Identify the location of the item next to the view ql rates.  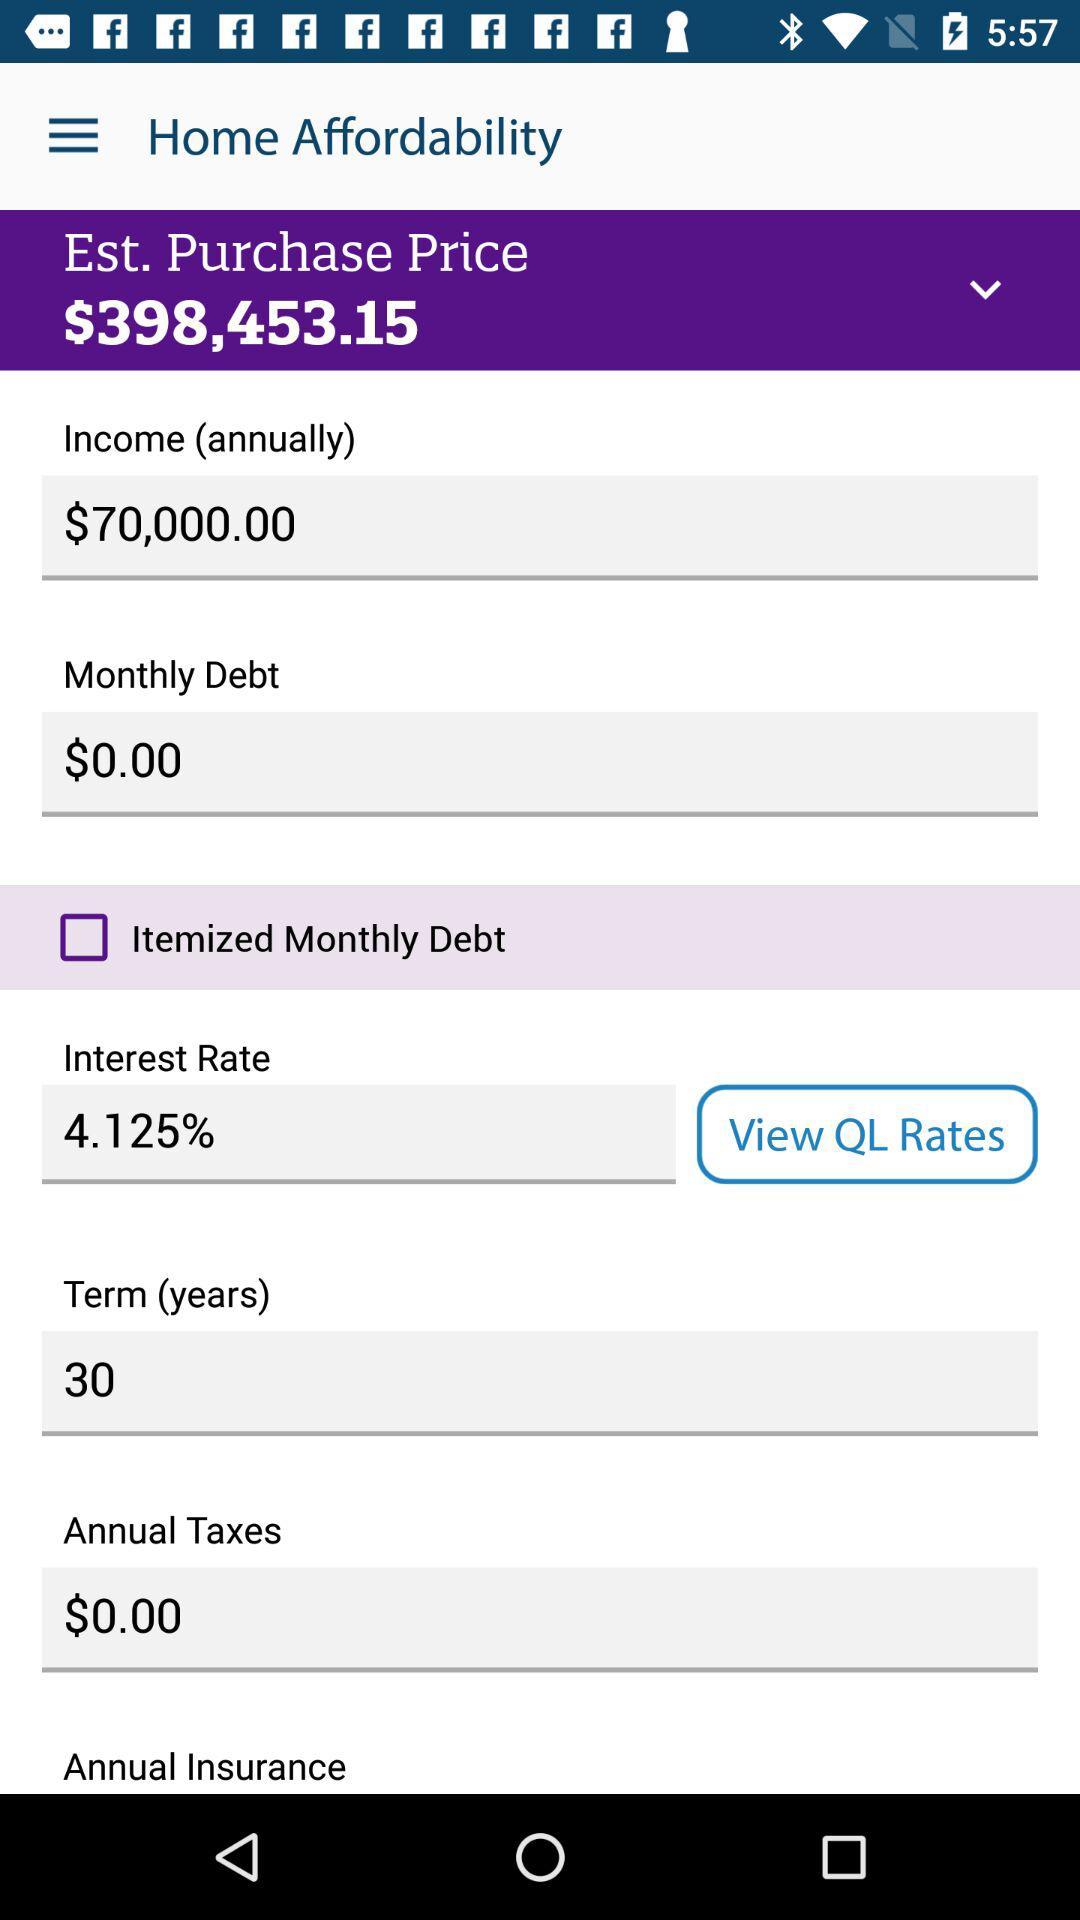
(357, 1134).